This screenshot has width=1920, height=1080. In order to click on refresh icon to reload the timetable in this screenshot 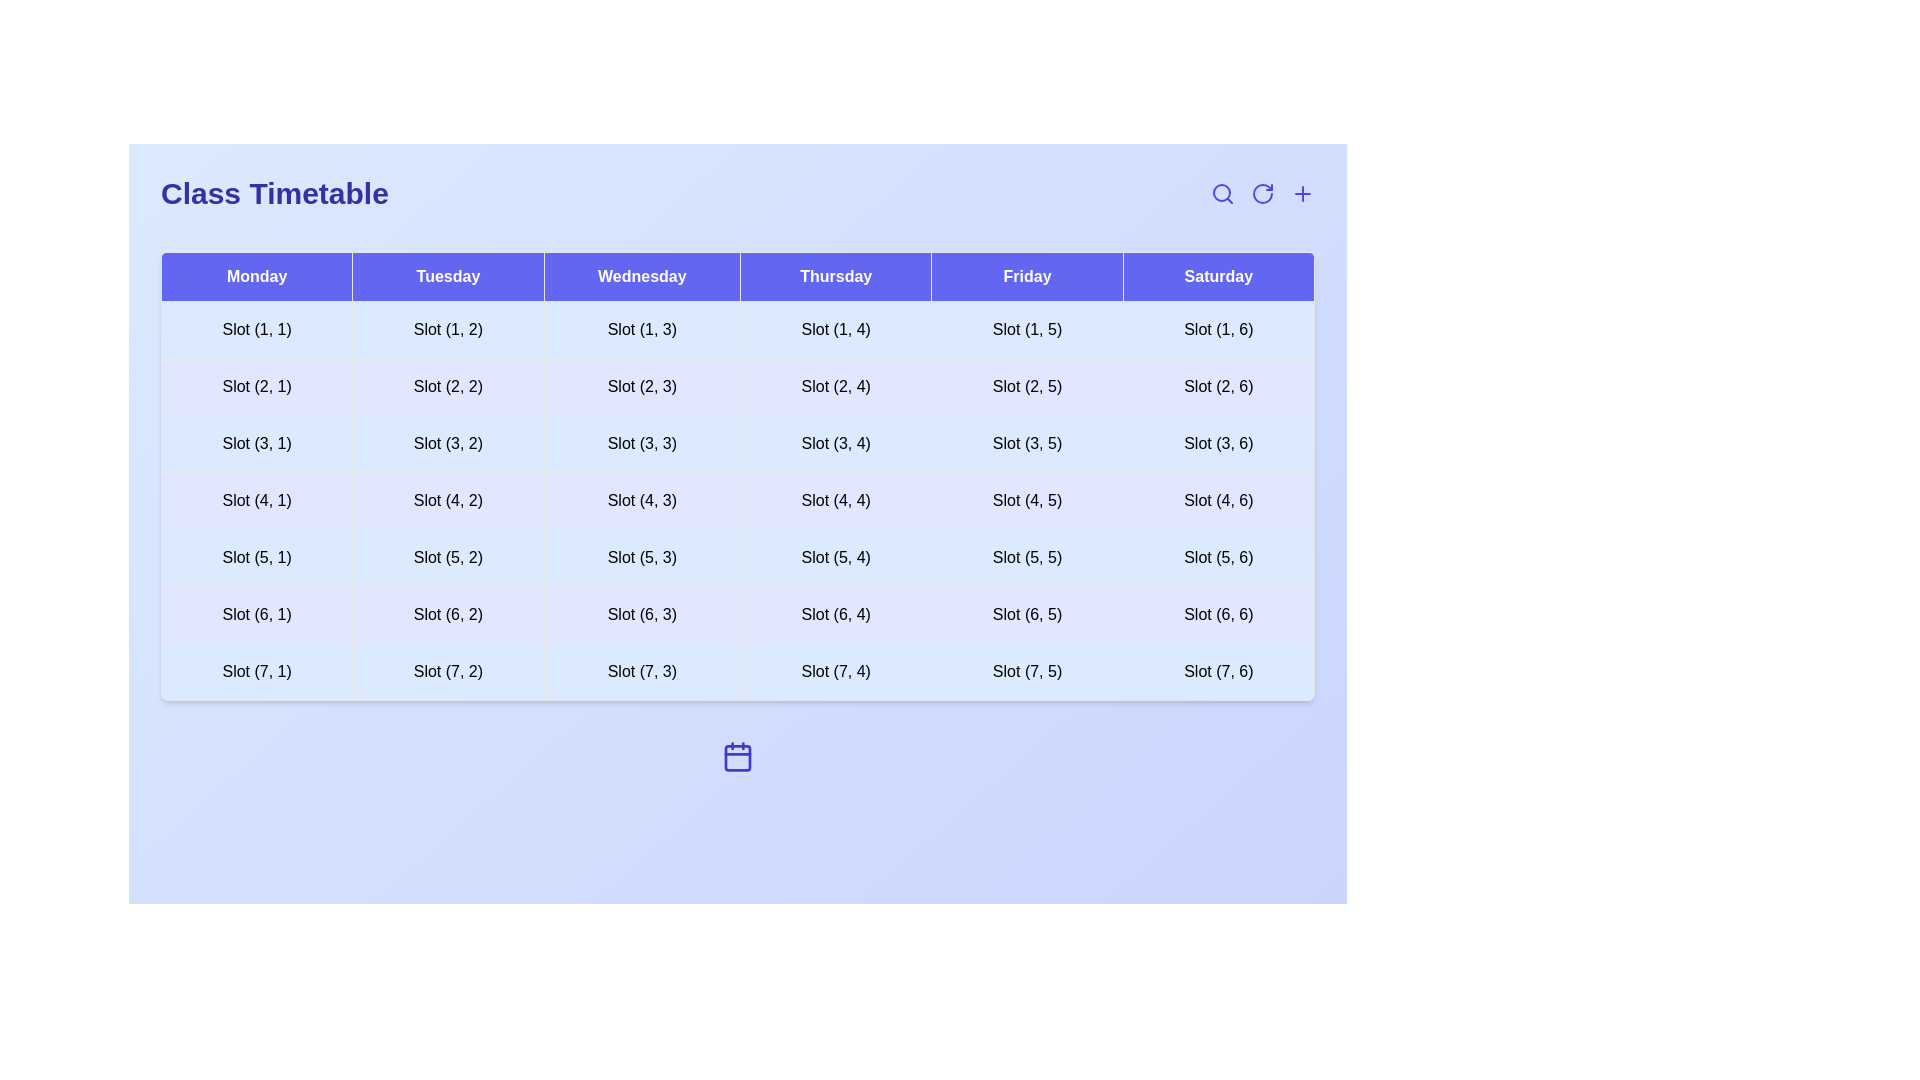, I will do `click(1261, 193)`.